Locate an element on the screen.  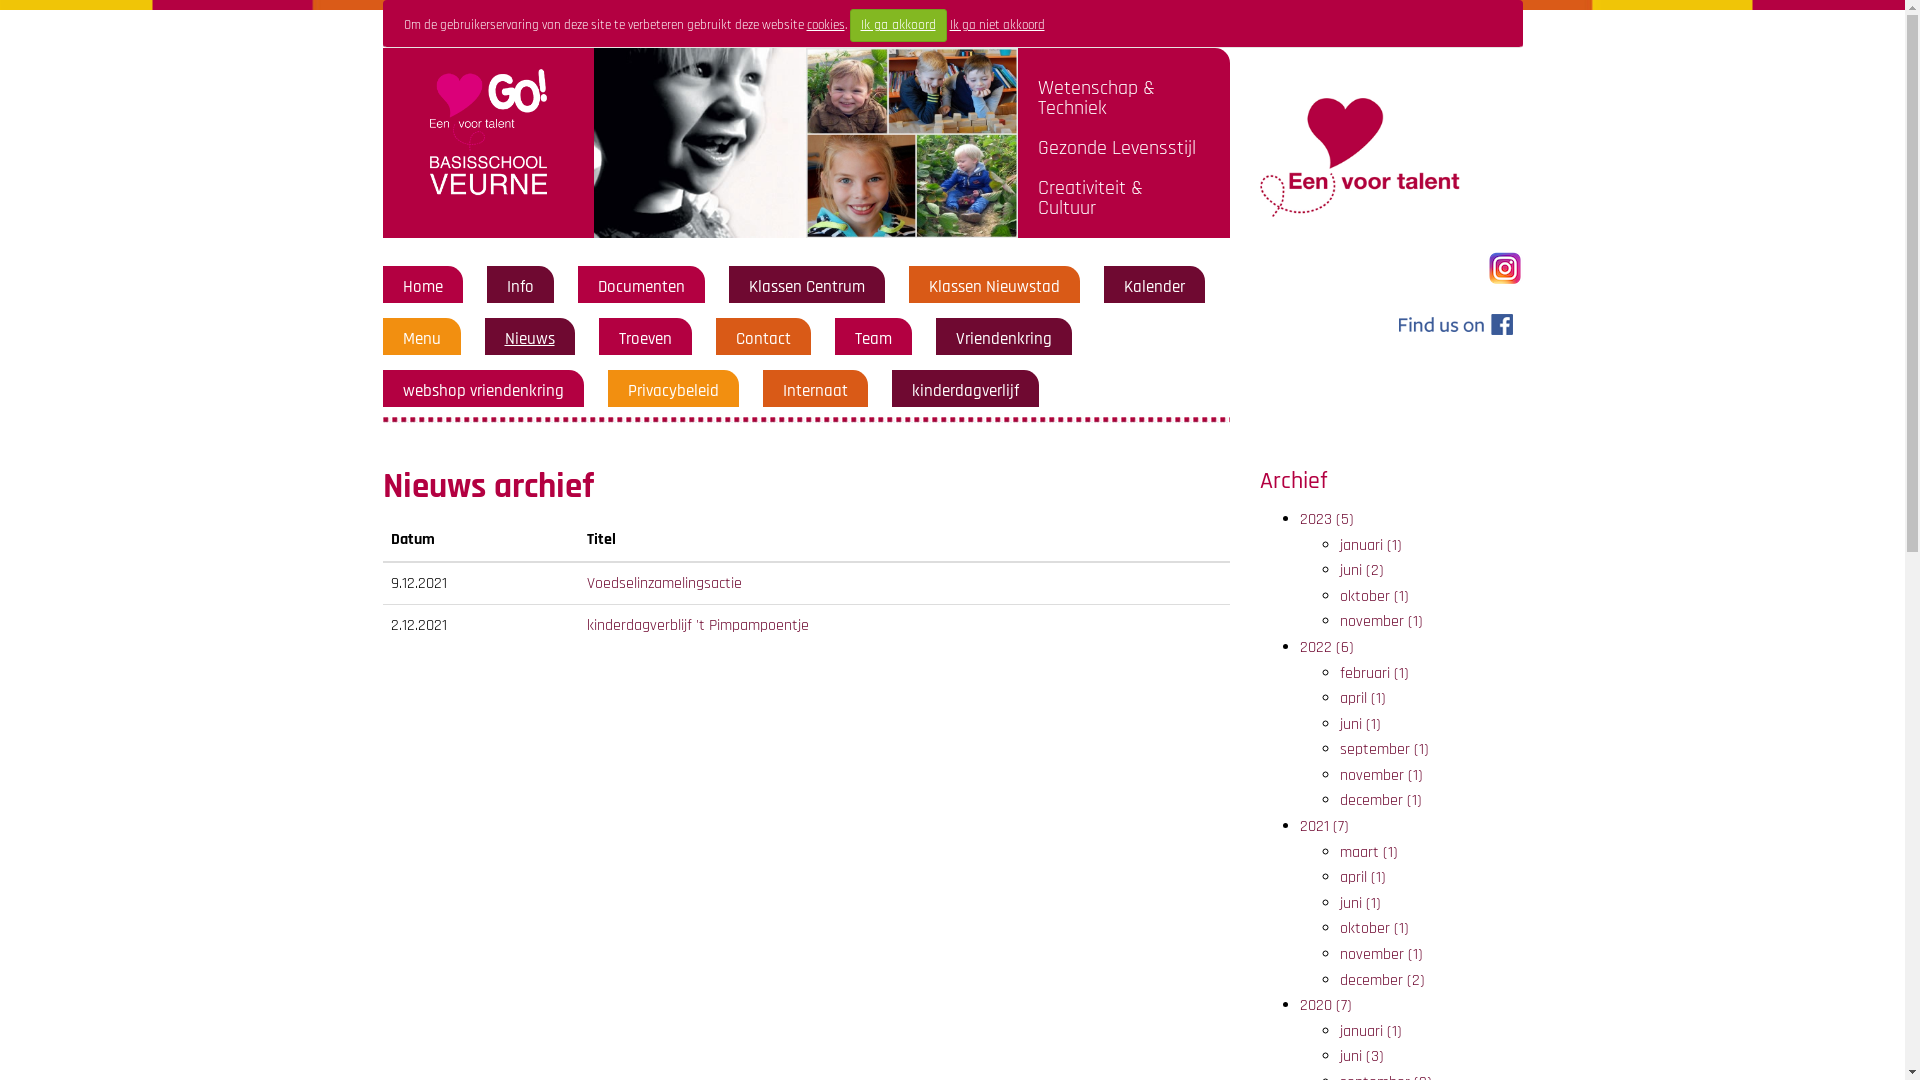
'Klassen Nieuwstad' is located at coordinates (926, 286).